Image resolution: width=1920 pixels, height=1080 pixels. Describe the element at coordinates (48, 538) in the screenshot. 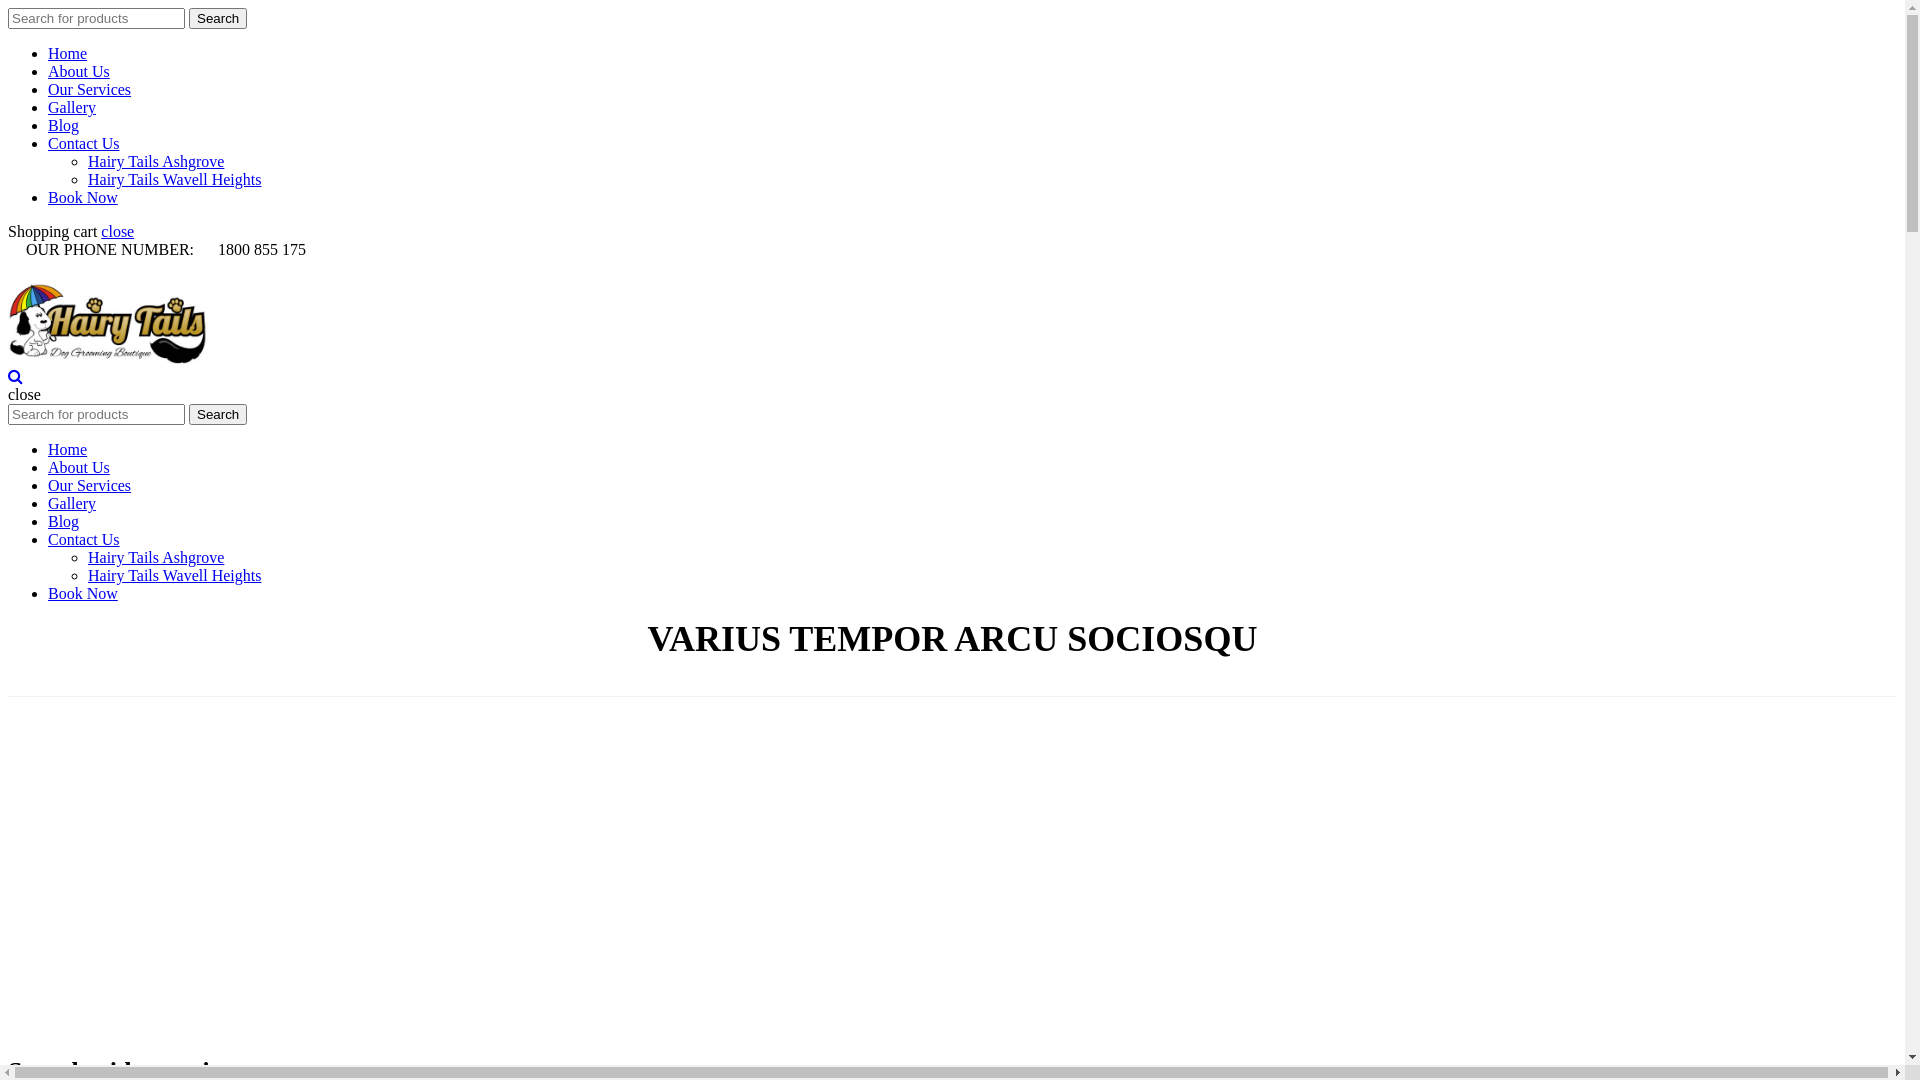

I see `'Contact Us'` at that location.